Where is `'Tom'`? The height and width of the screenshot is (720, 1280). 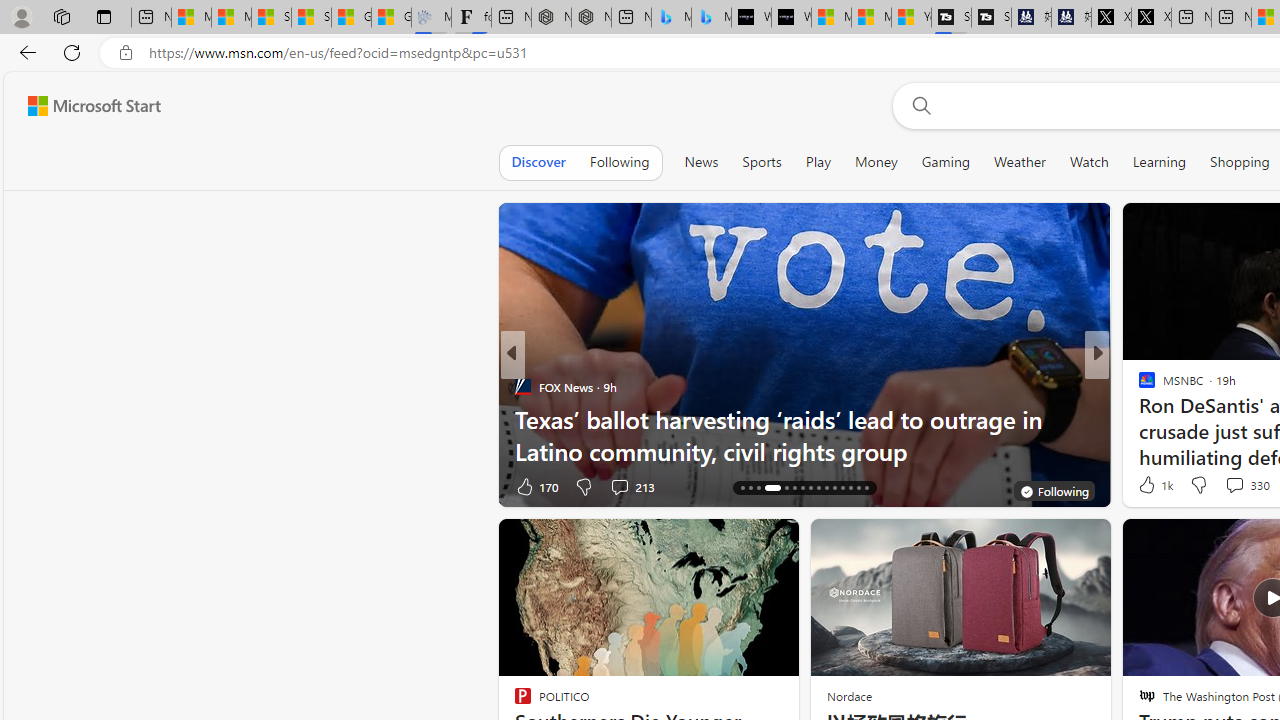 'Tom' is located at coordinates (1138, 387).